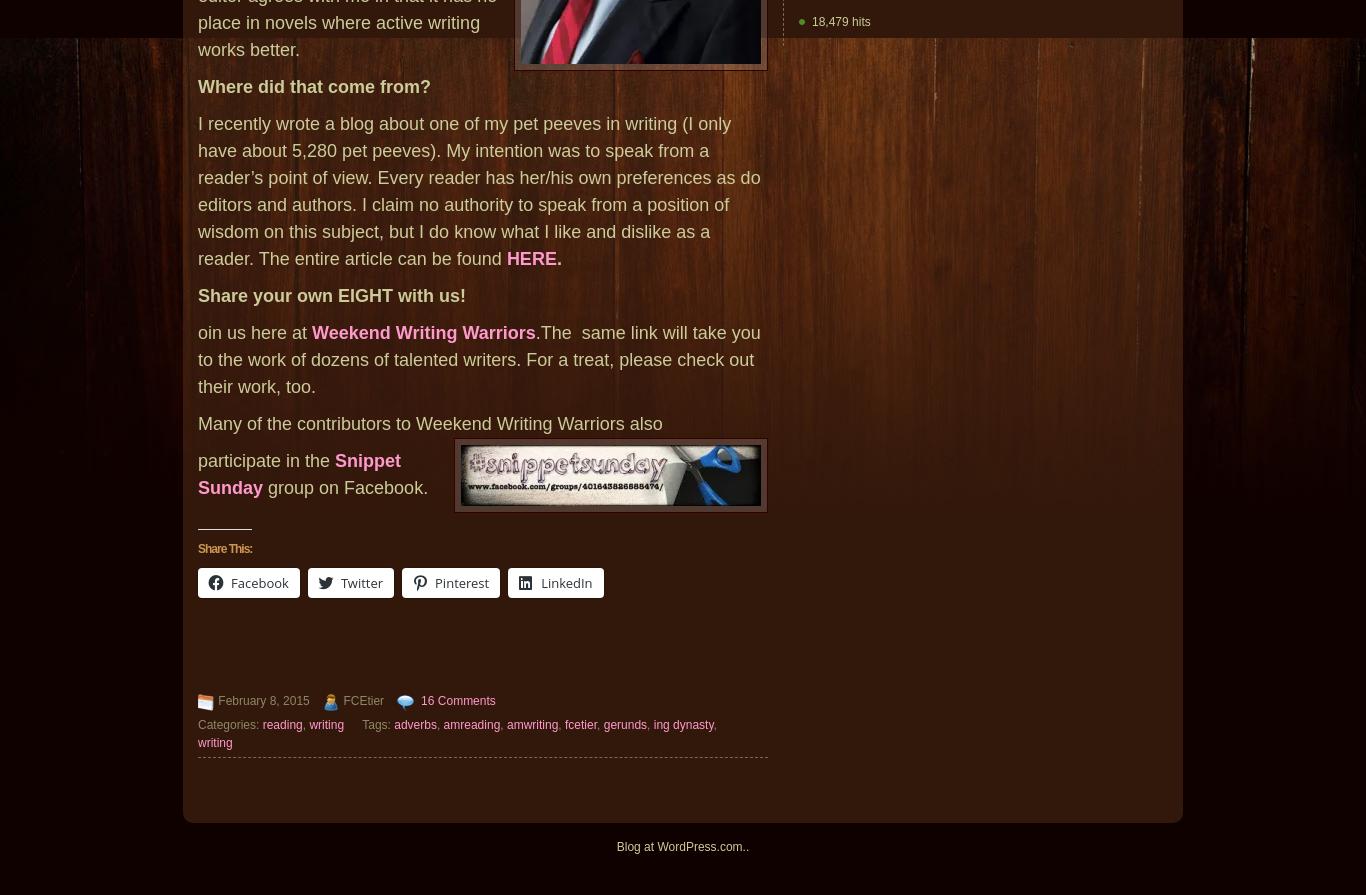 Image resolution: width=1366 pixels, height=895 pixels. What do you see at coordinates (566, 582) in the screenshot?
I see `'LinkedIn'` at bounding box center [566, 582].